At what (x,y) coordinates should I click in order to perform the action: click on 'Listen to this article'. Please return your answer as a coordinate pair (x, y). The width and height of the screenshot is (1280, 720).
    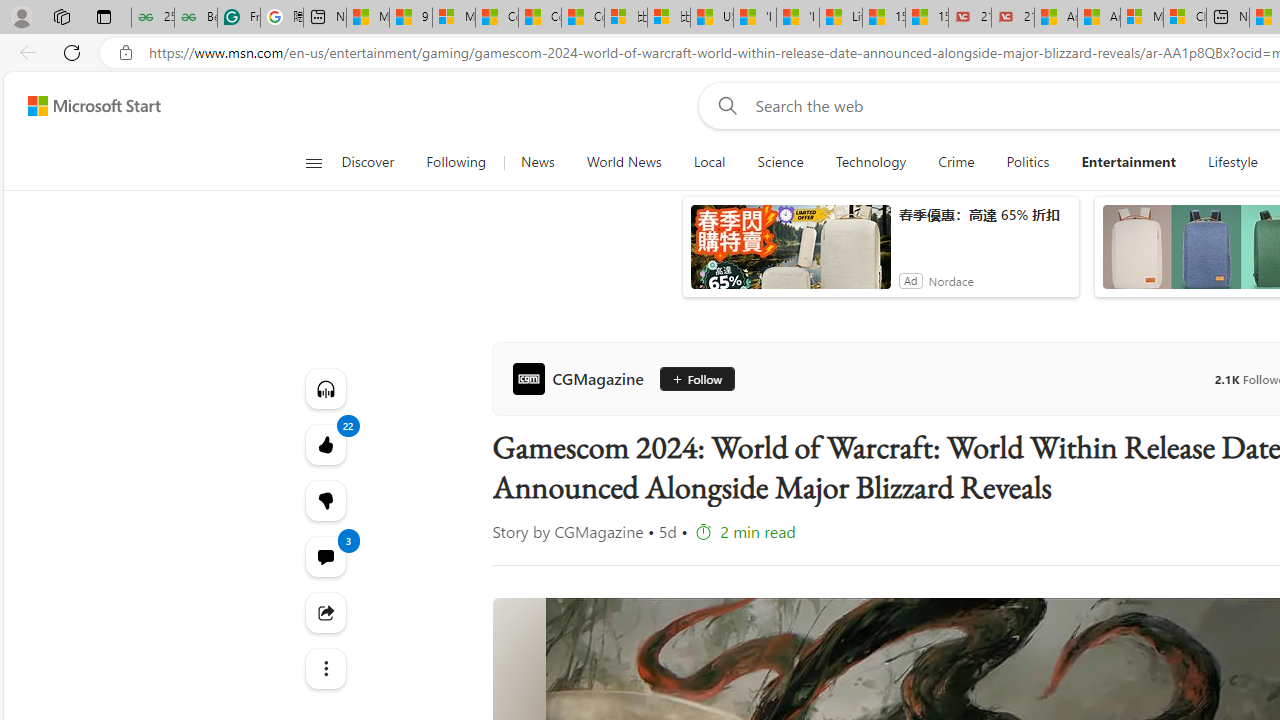
    Looking at the image, I should click on (325, 388).